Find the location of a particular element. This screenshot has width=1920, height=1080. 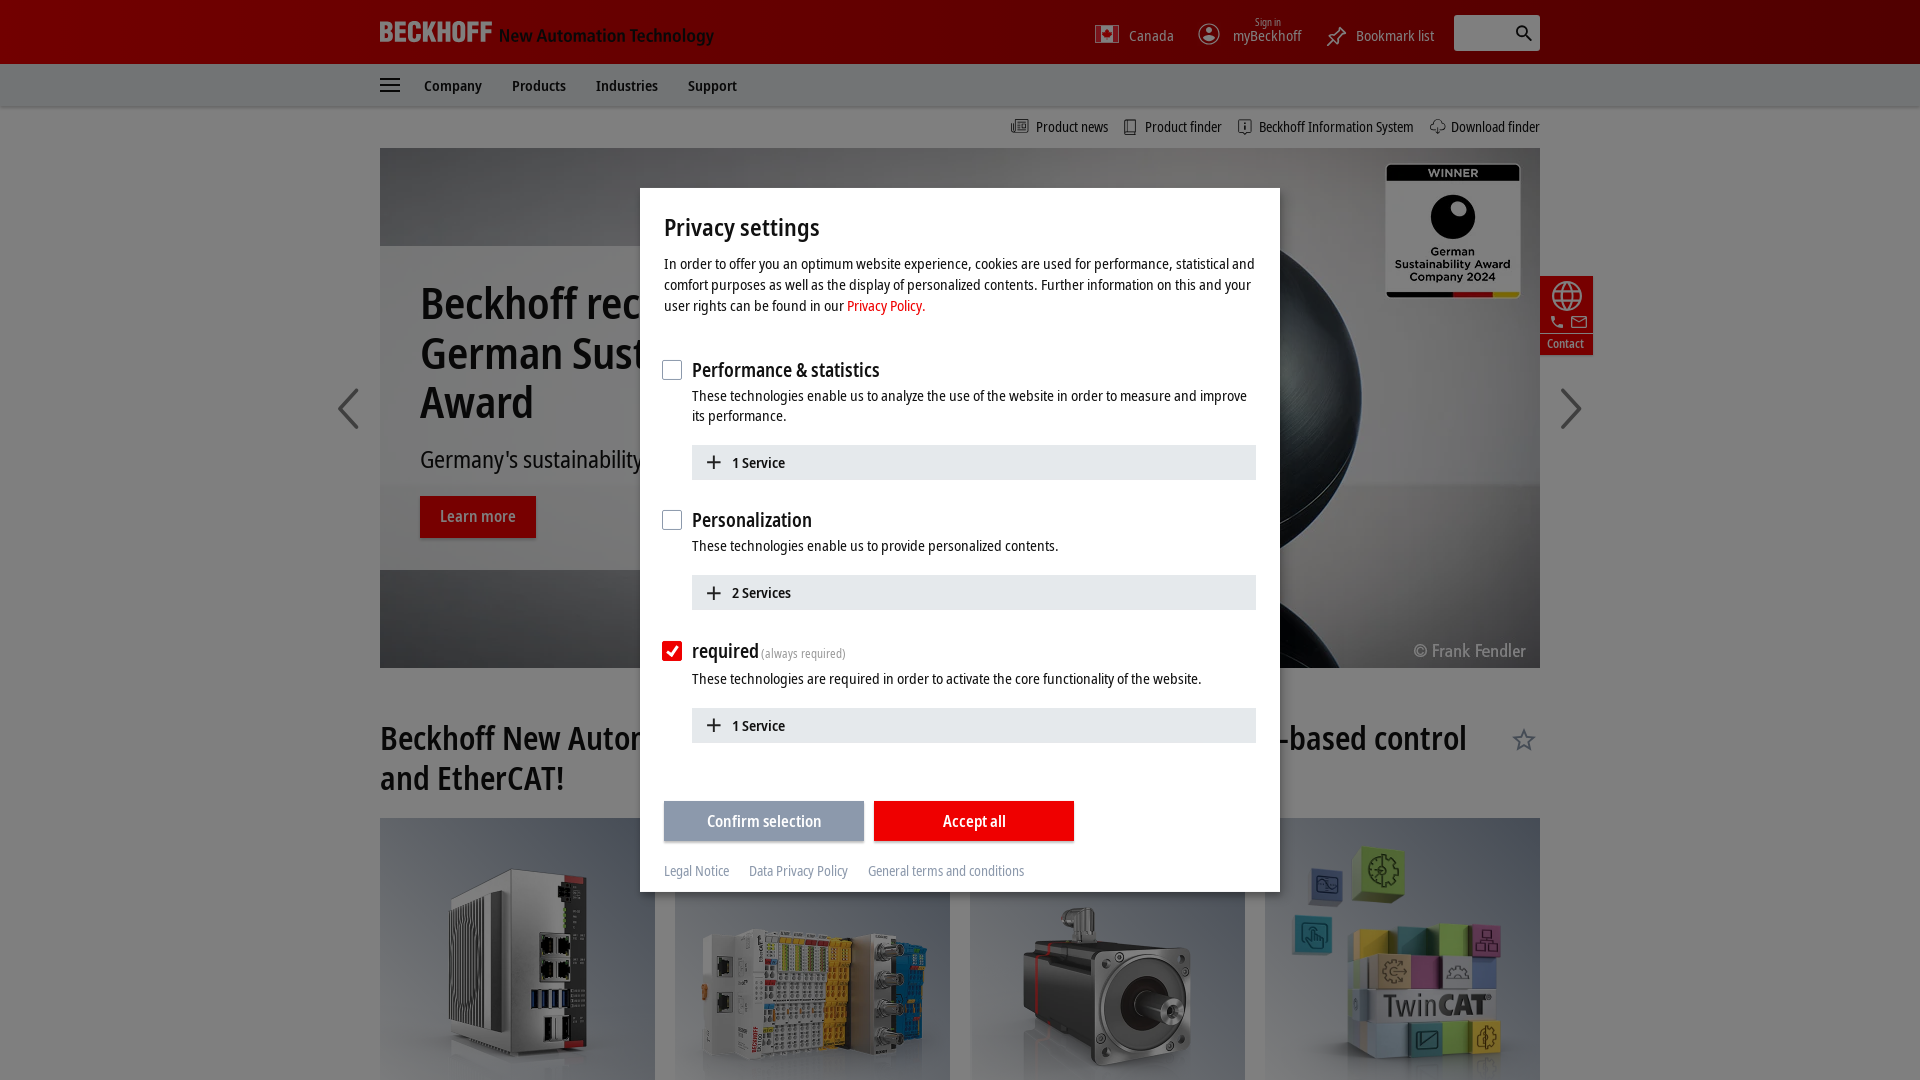

'Privacy Policy.' is located at coordinates (846, 304).